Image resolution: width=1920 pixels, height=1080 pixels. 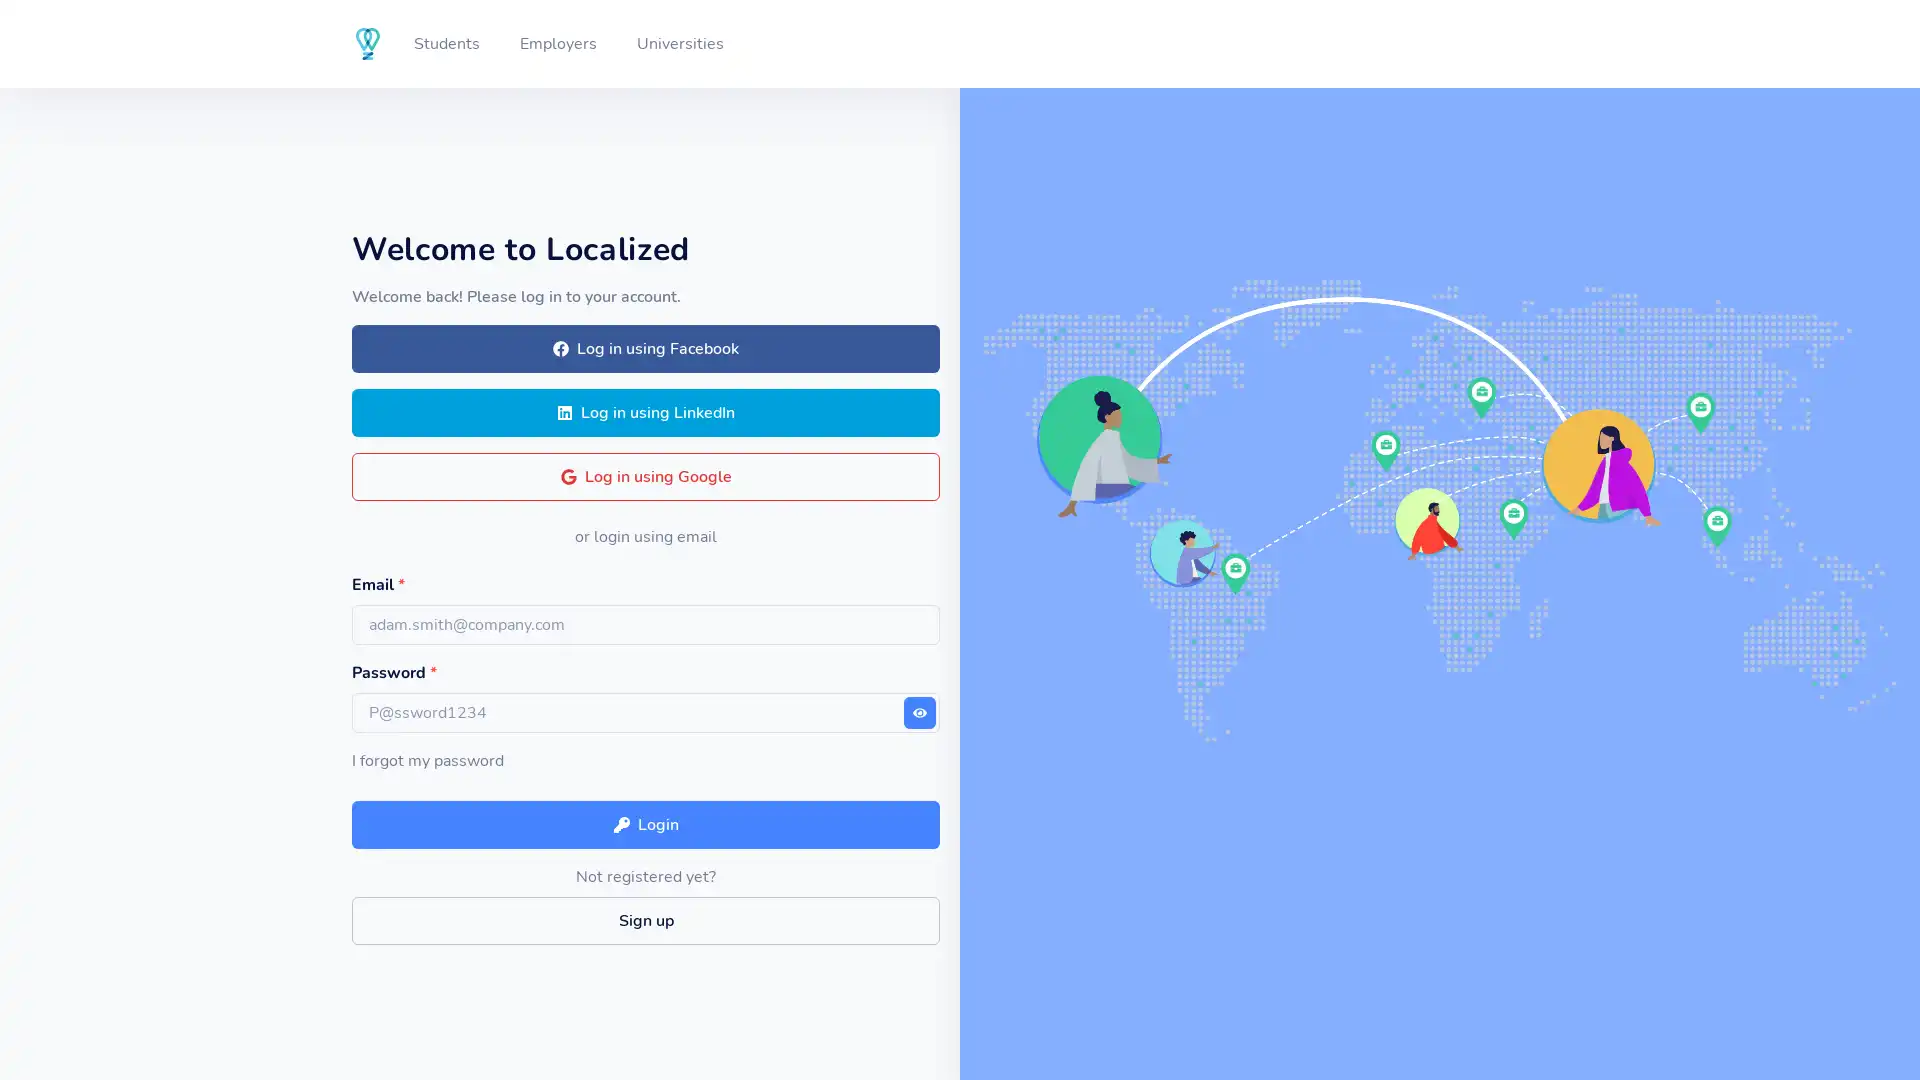 I want to click on Show, so click(x=919, y=712).